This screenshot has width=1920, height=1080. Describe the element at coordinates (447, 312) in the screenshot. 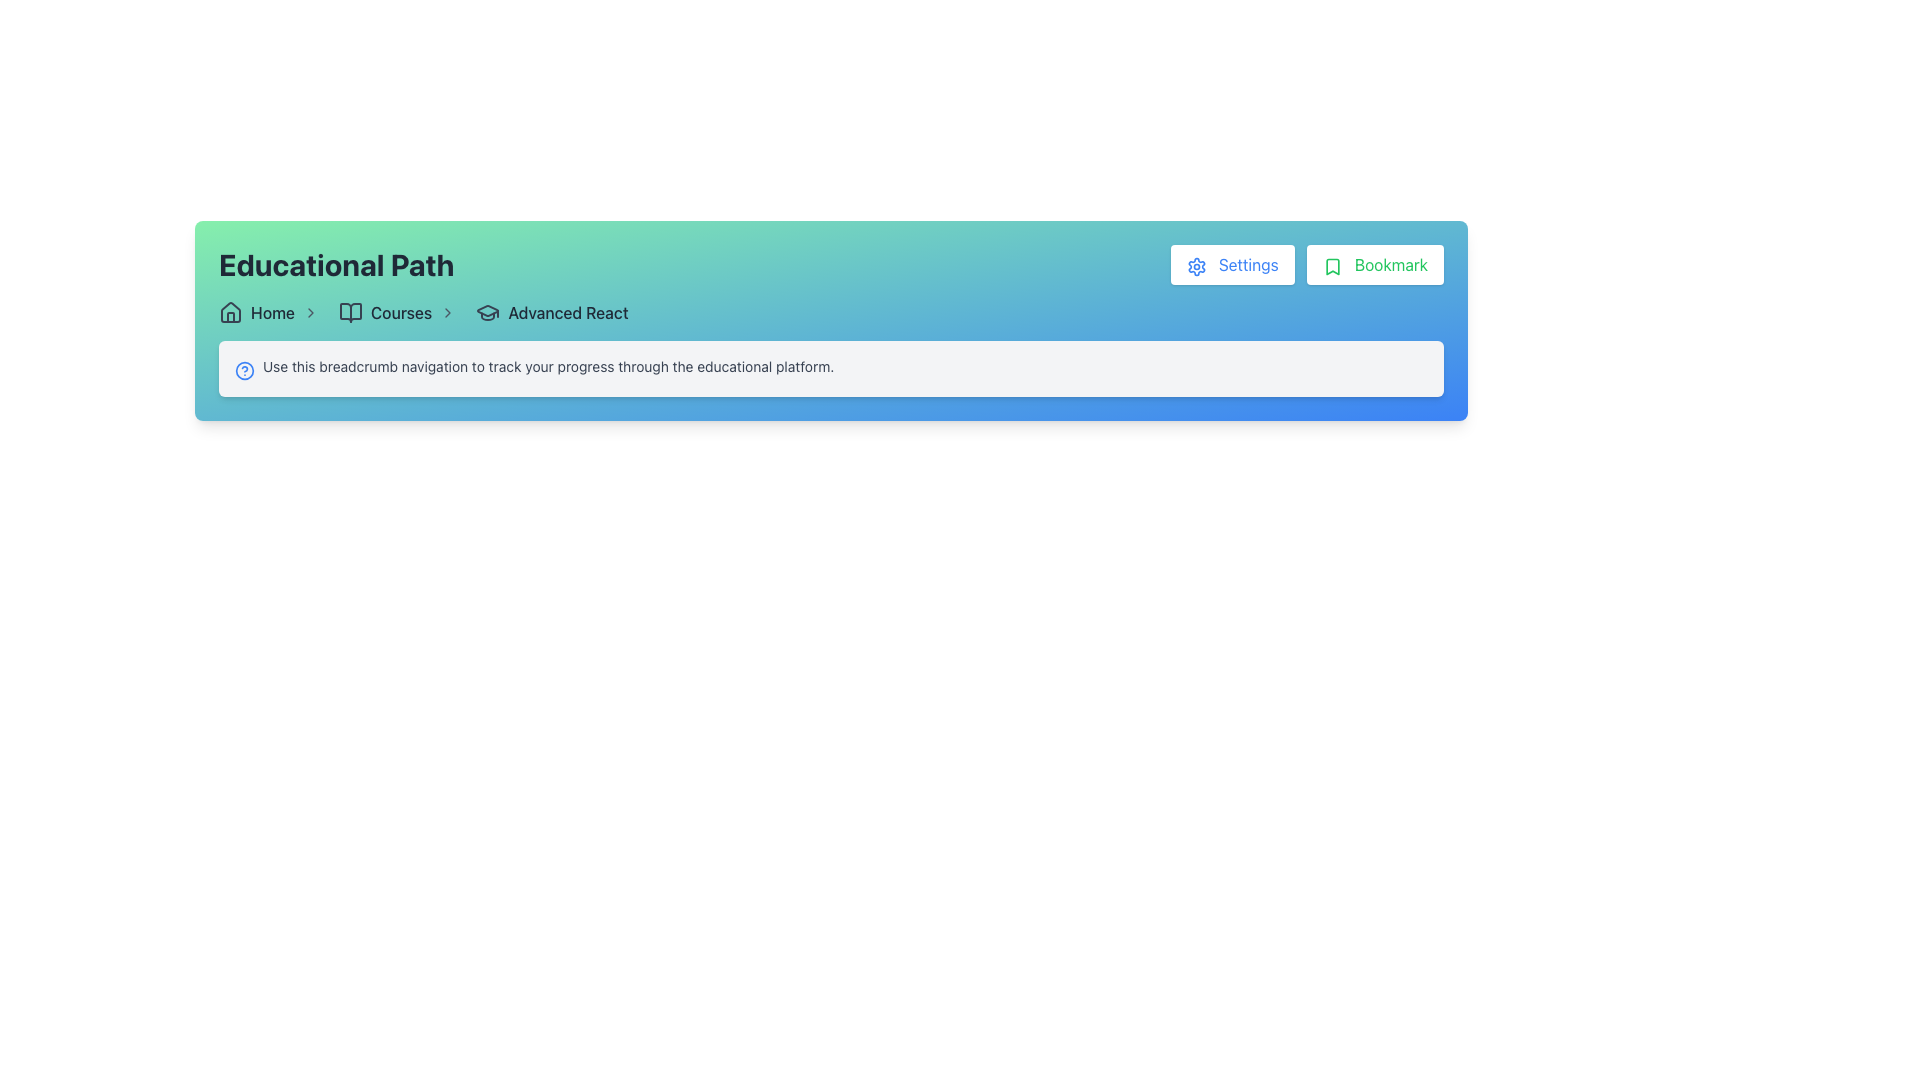

I see `the breadcrumb navigation icon that separates 'Courses' from the next level in the hierarchy` at that location.